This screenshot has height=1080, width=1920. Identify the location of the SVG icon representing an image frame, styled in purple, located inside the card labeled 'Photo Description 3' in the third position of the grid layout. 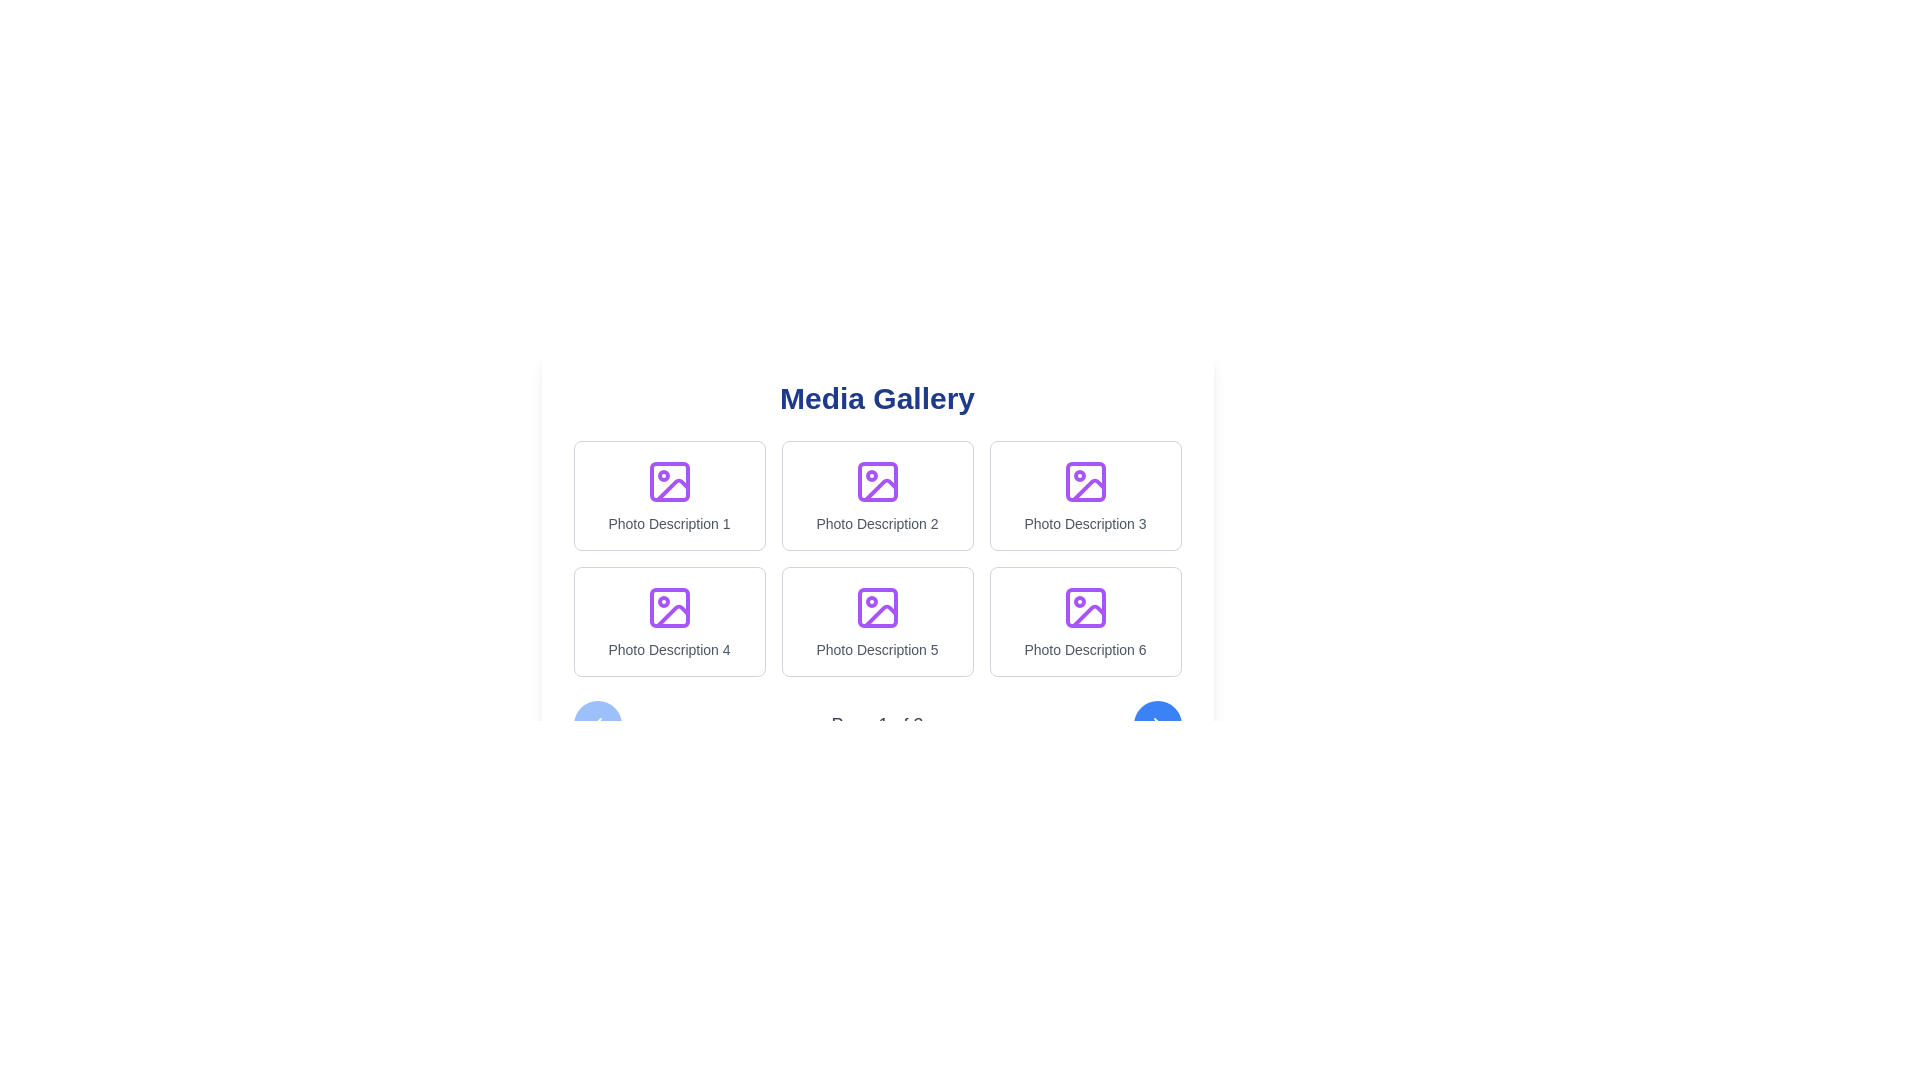
(1084, 482).